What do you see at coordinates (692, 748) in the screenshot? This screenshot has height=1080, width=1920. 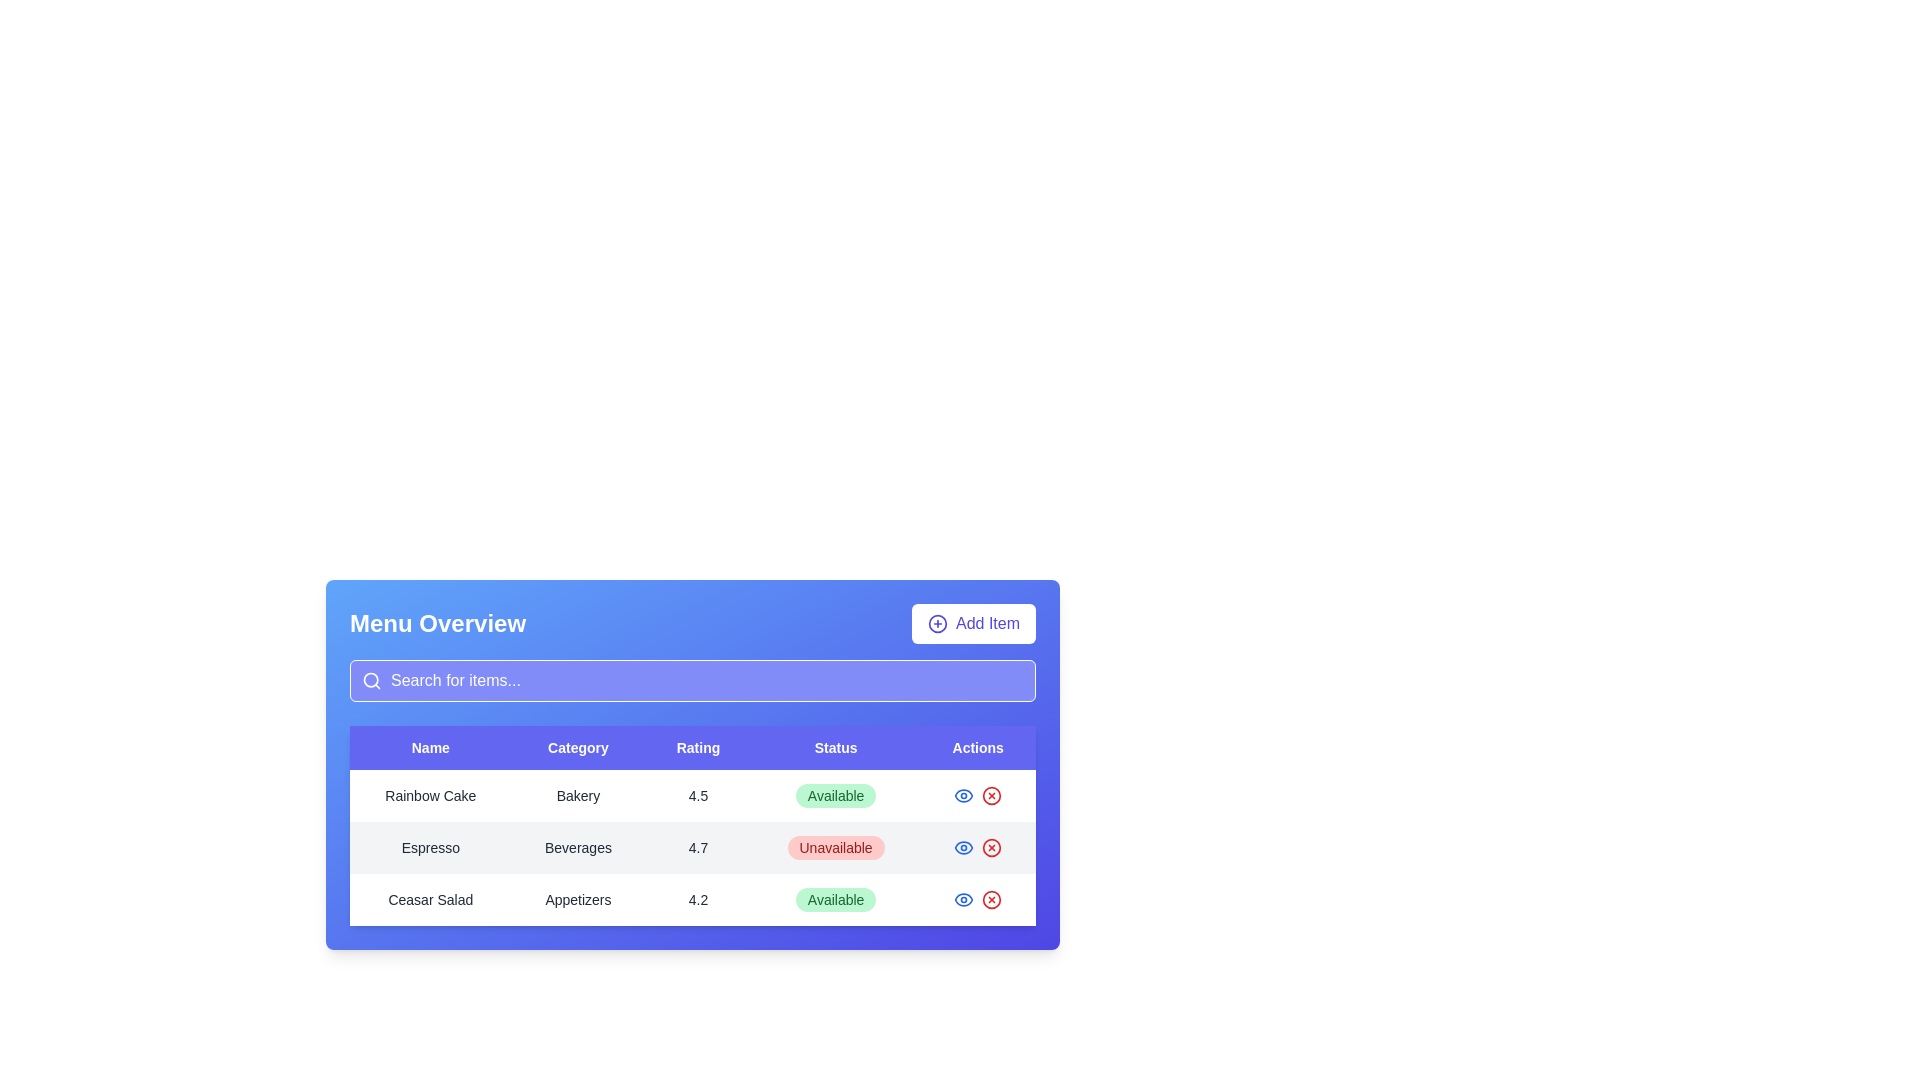 I see `column names from the table header row located at the top of the table, which labels the columns for data items like 'Rainbow Cake' and 'Espresso.'` at bounding box center [692, 748].